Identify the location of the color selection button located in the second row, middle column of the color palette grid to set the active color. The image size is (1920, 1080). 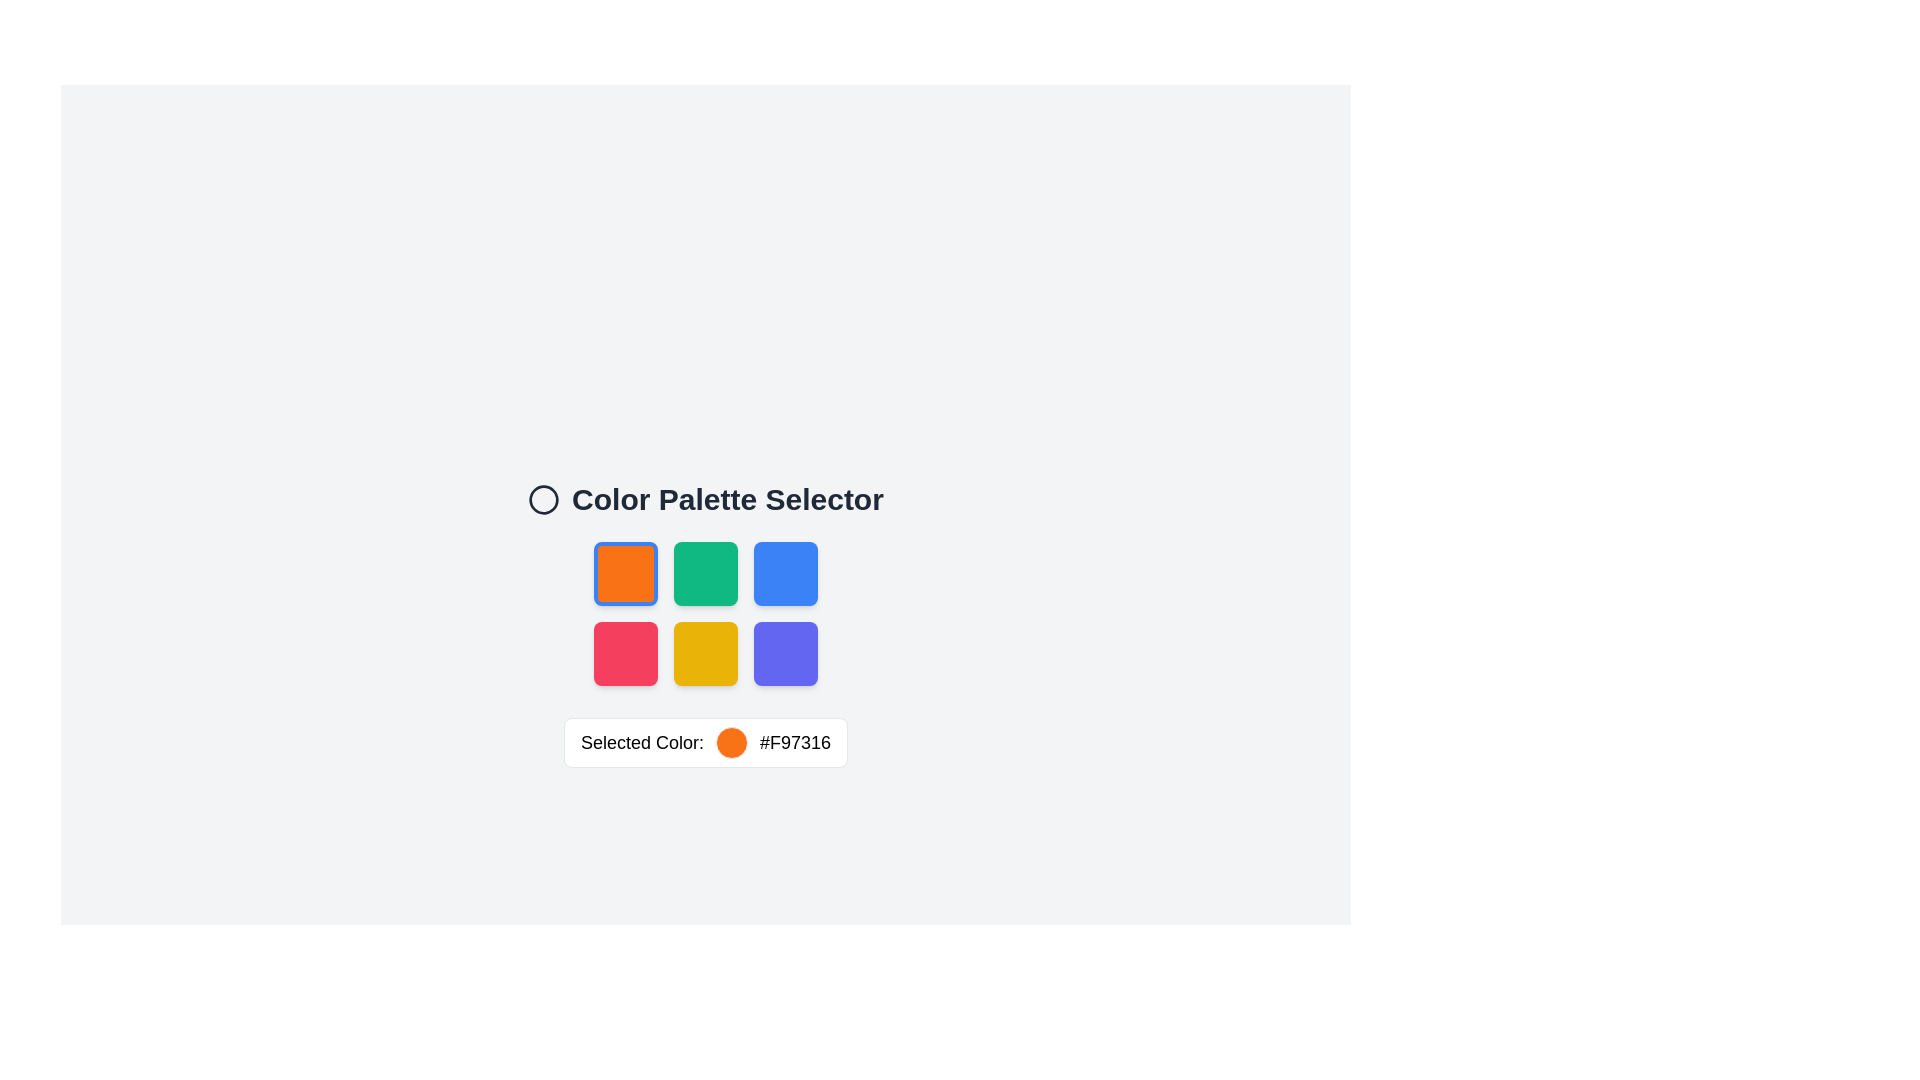
(705, 654).